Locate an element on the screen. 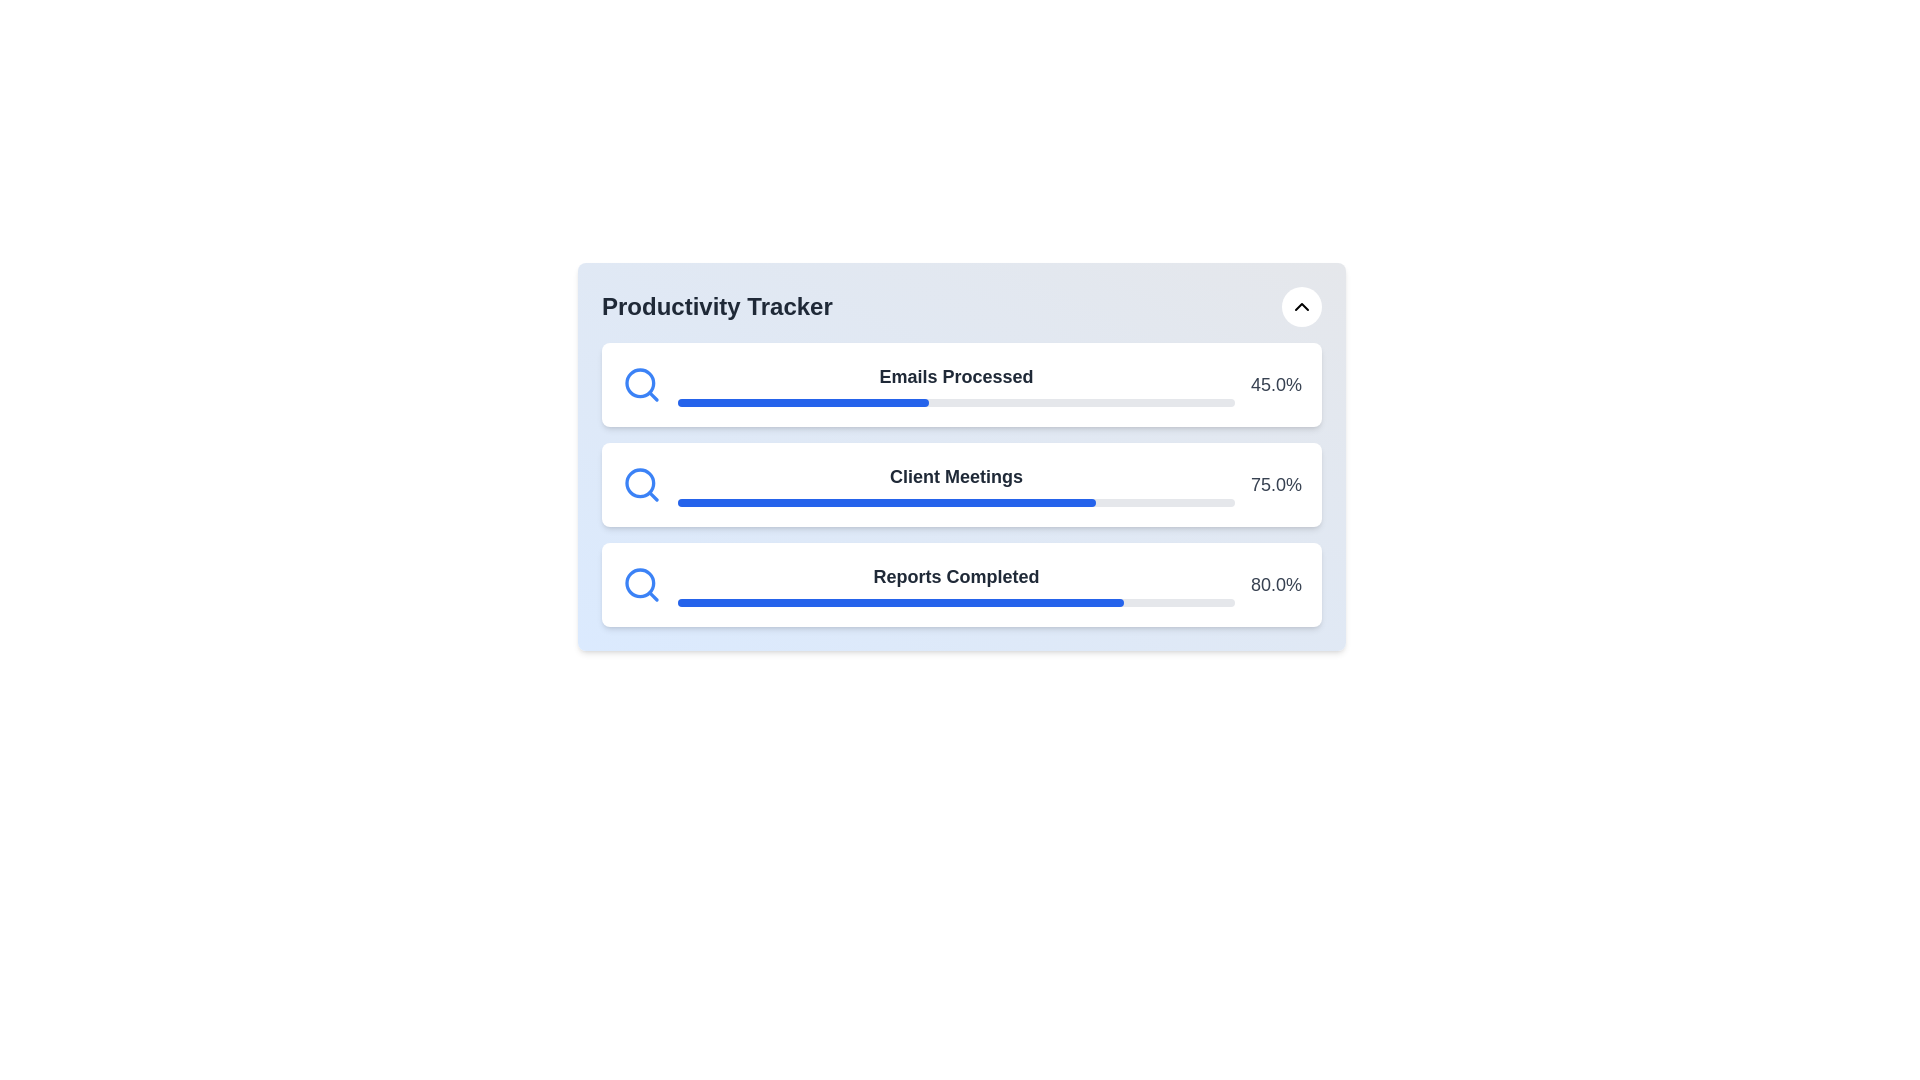  the progress bar segment representing the completion level of the 'Client Meetings' task, located in the second row of the interface is located at coordinates (885, 501).